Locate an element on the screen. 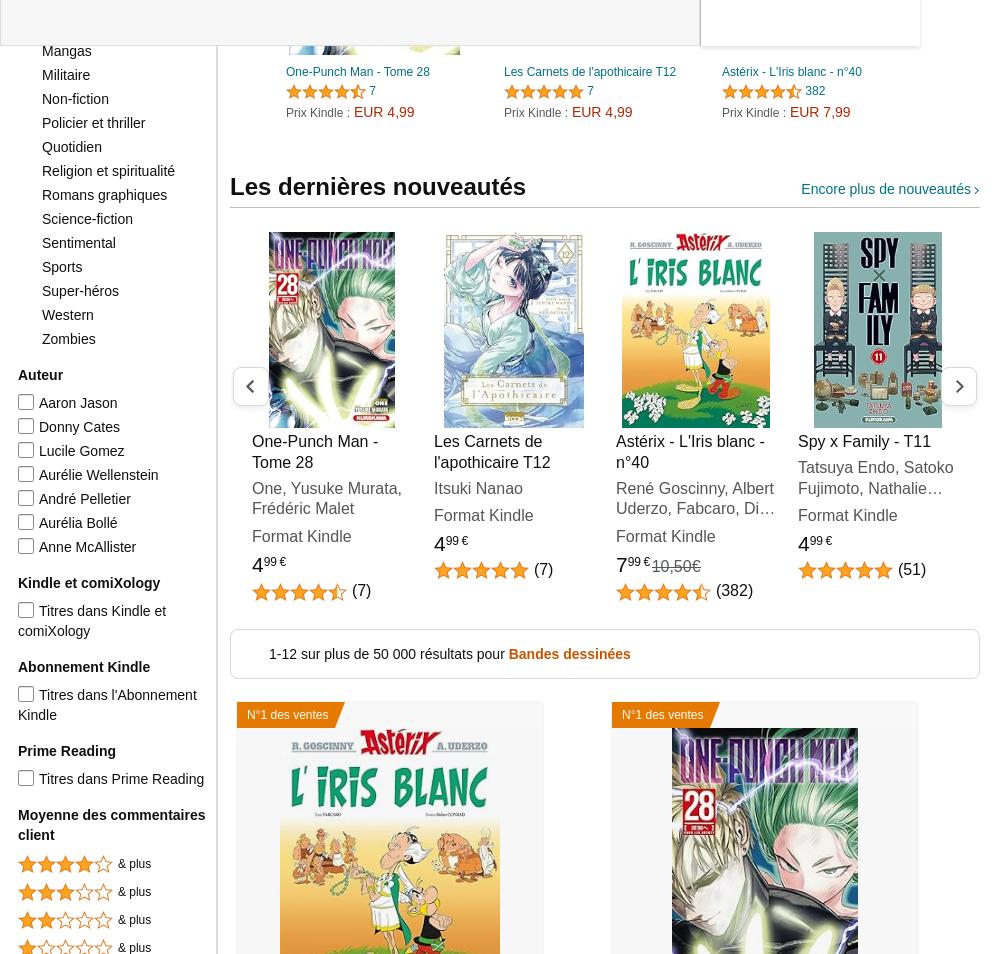  'Super-héros' is located at coordinates (79, 290).